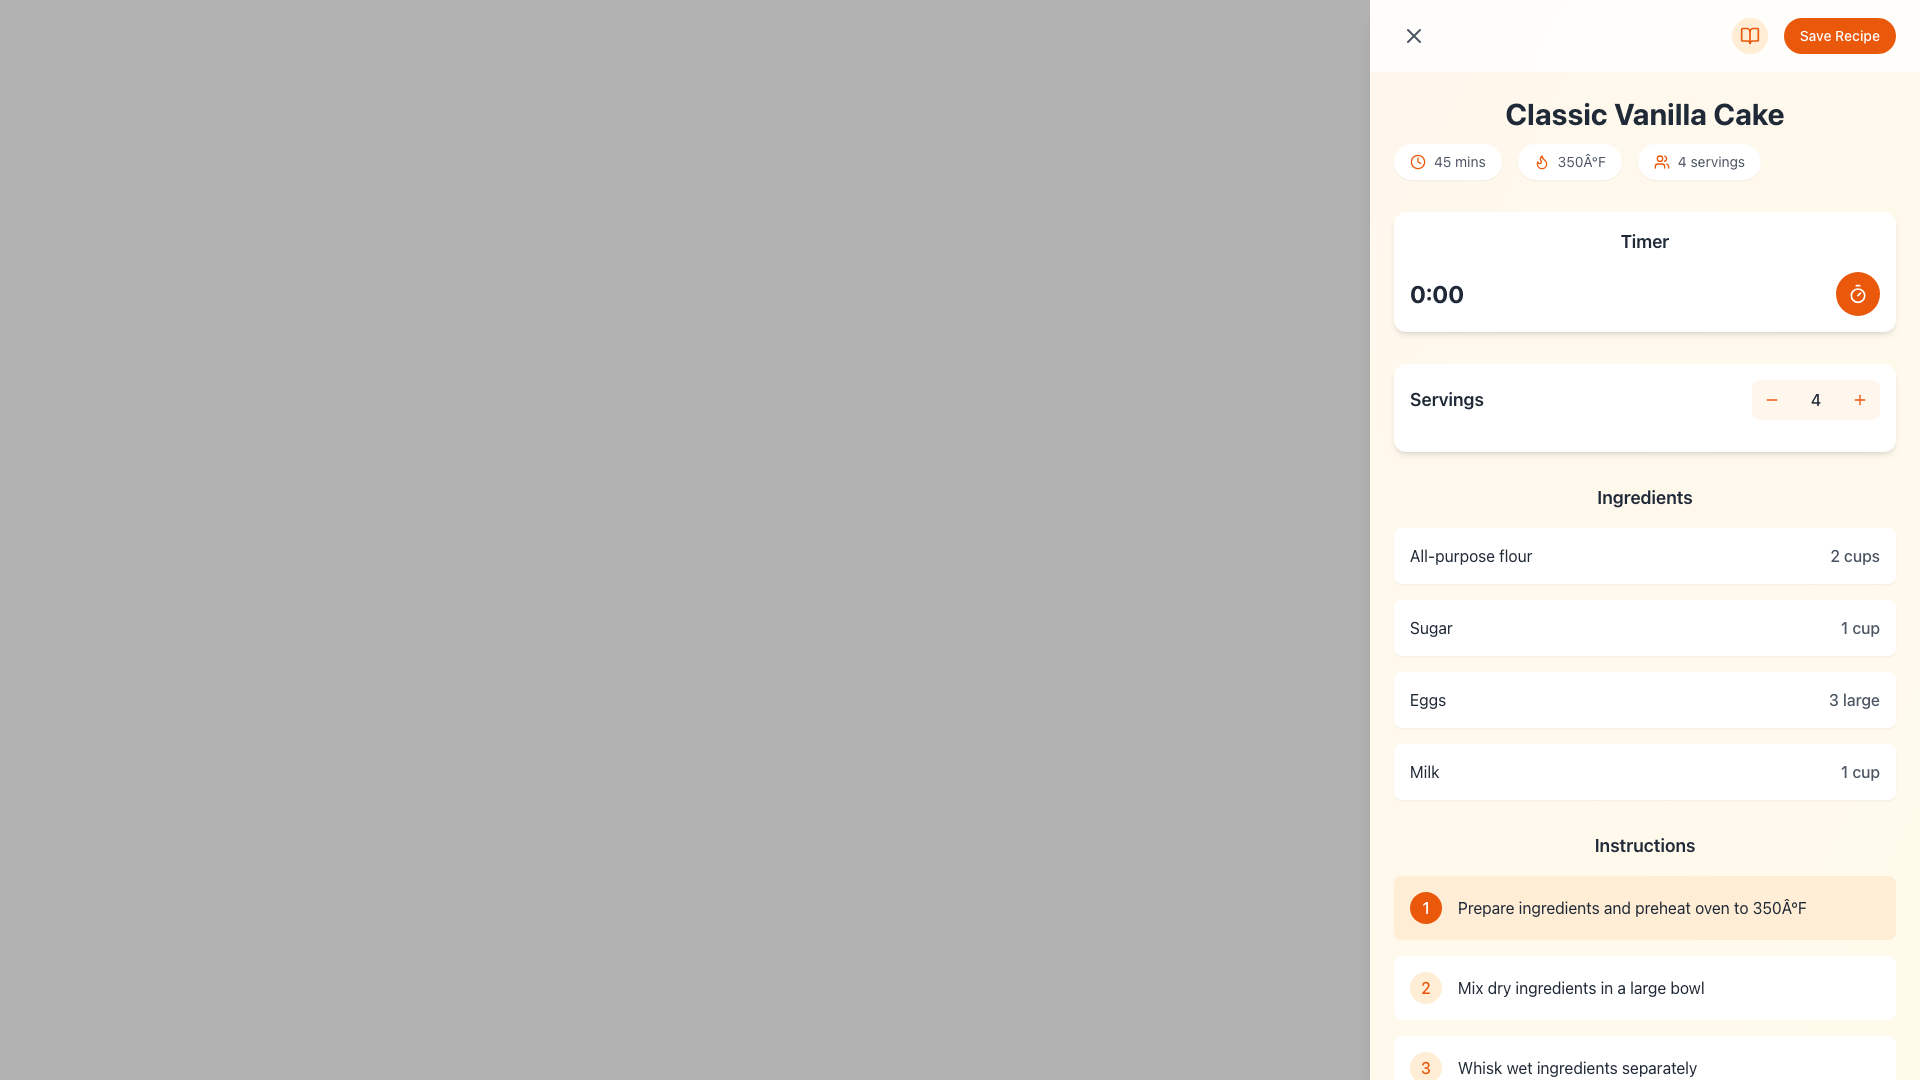 The height and width of the screenshot is (1080, 1920). Describe the element at coordinates (1645, 496) in the screenshot. I see `the ingredients section label located in the right-side panel, positioned below the 'Servings' control and above the list of ingredients details` at that location.